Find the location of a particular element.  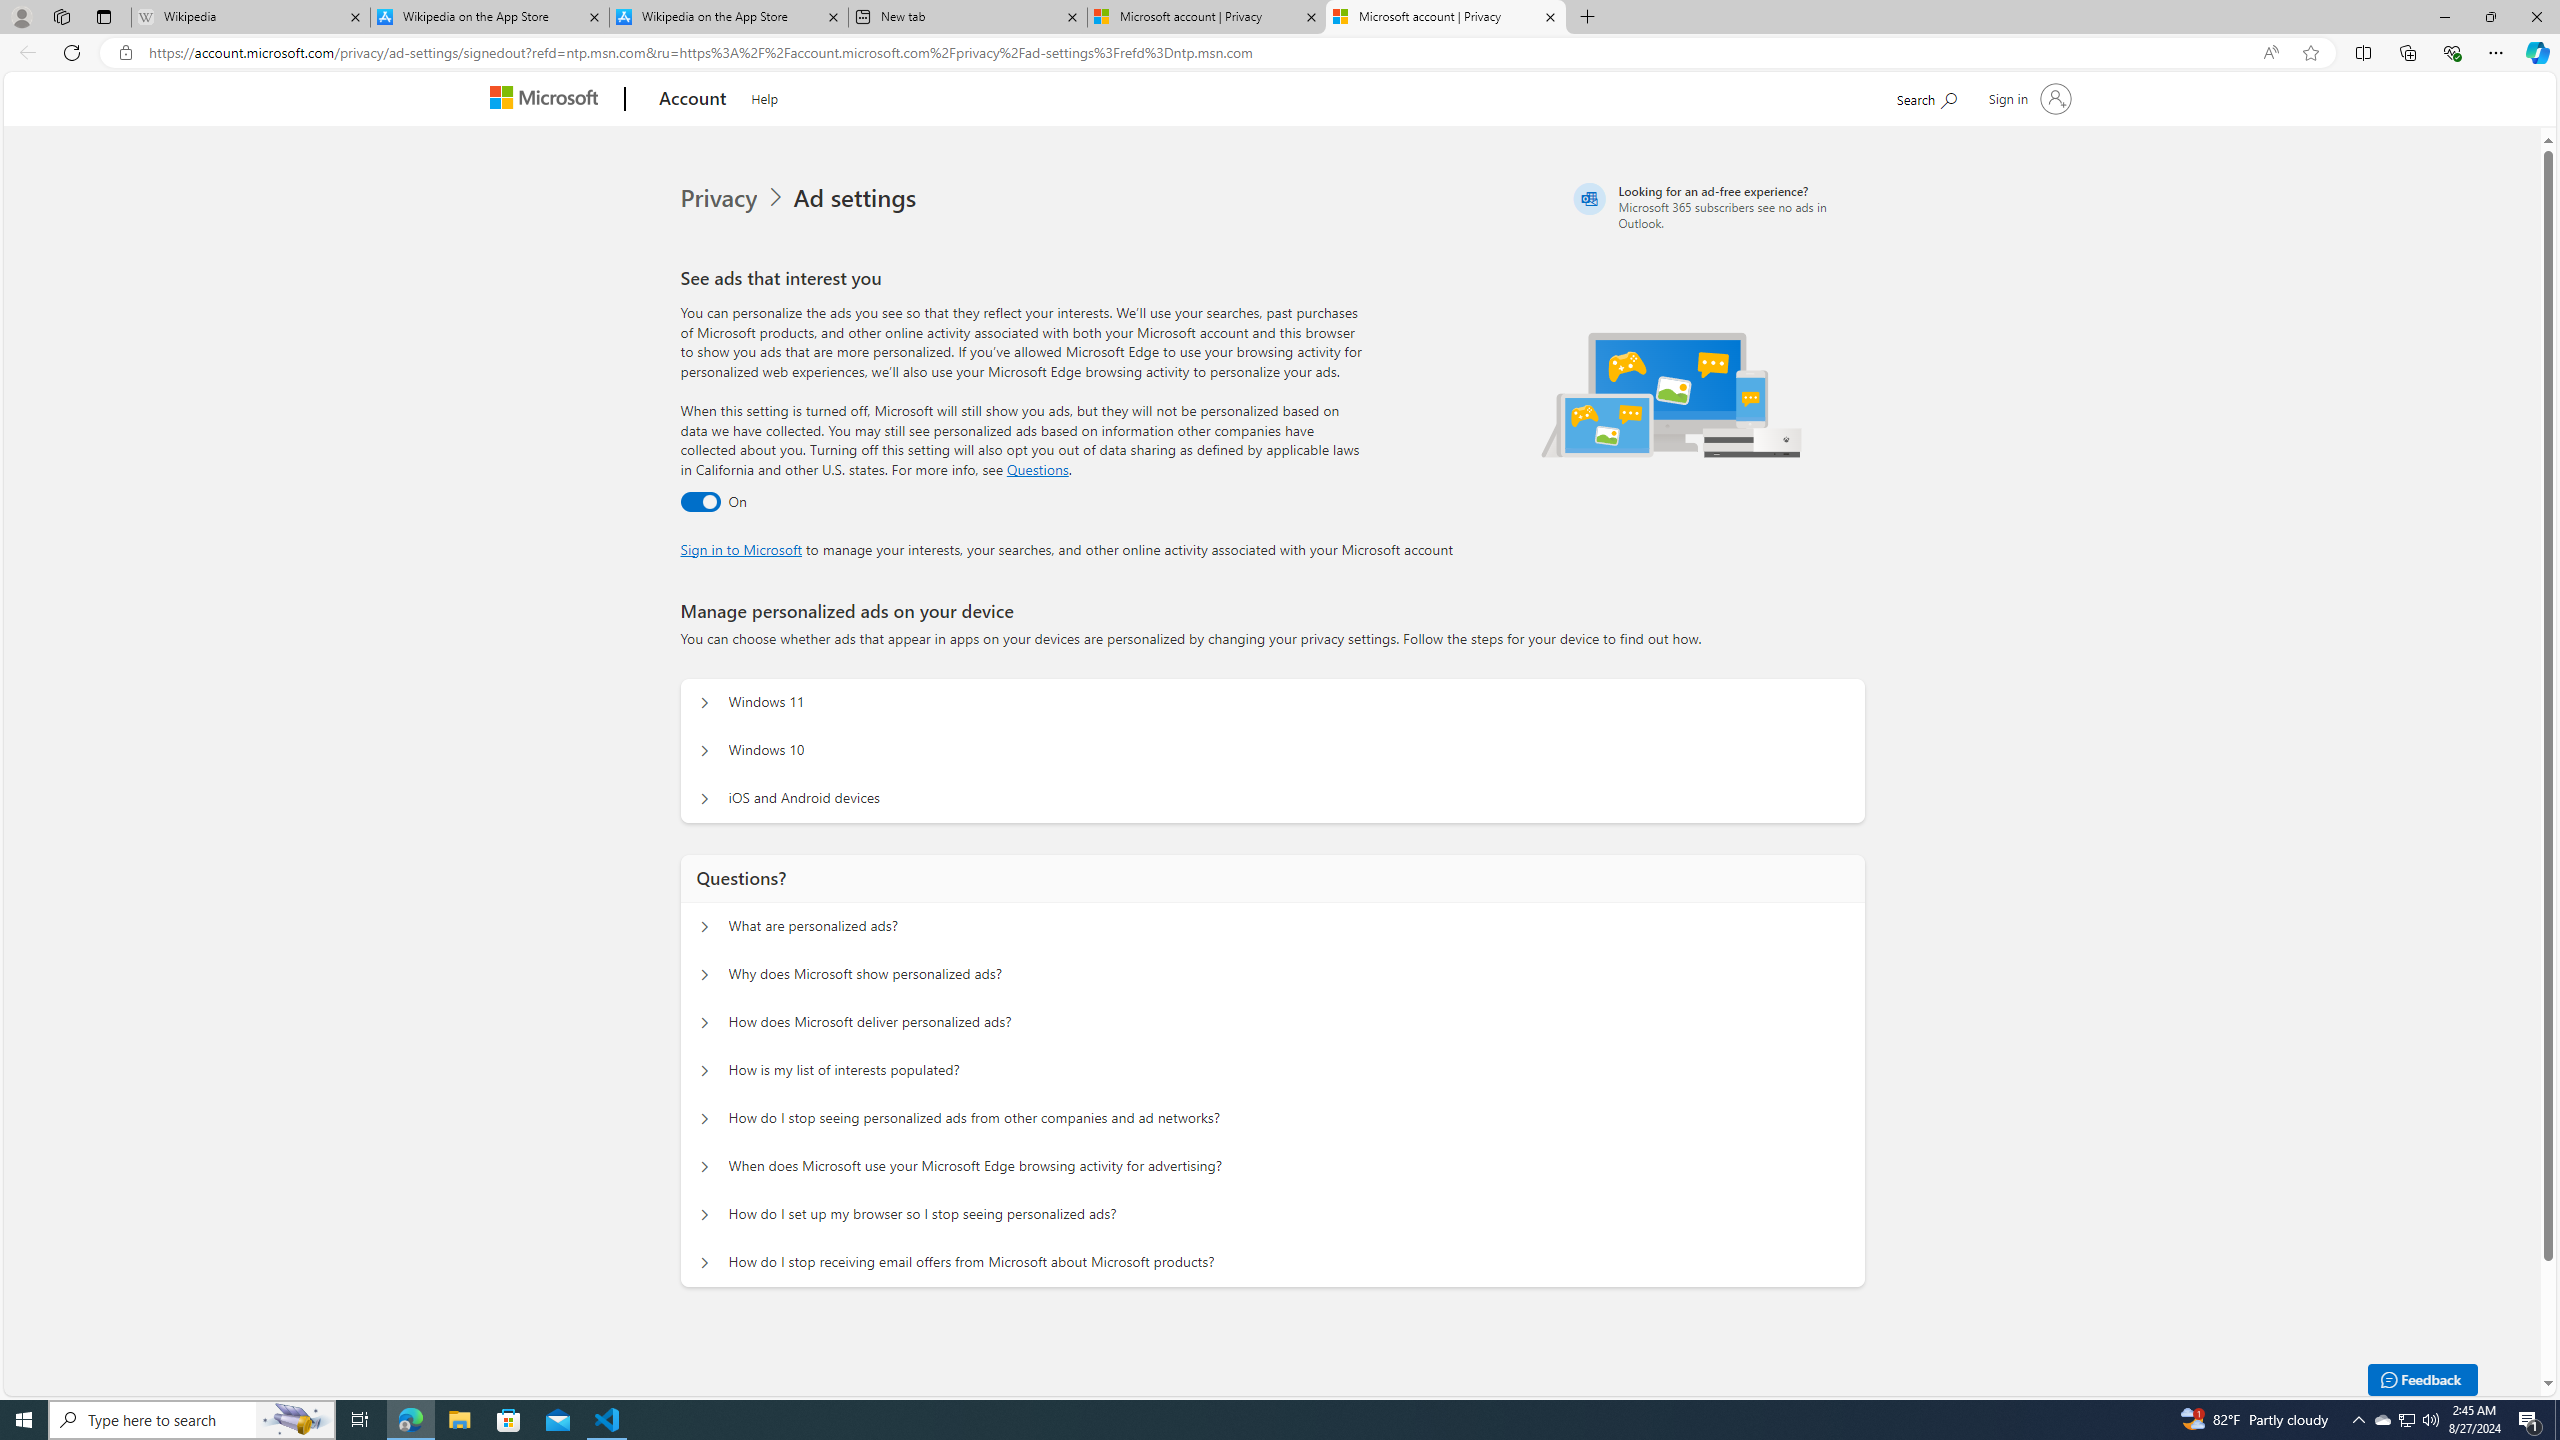

'Ad settings' is located at coordinates (857, 198).